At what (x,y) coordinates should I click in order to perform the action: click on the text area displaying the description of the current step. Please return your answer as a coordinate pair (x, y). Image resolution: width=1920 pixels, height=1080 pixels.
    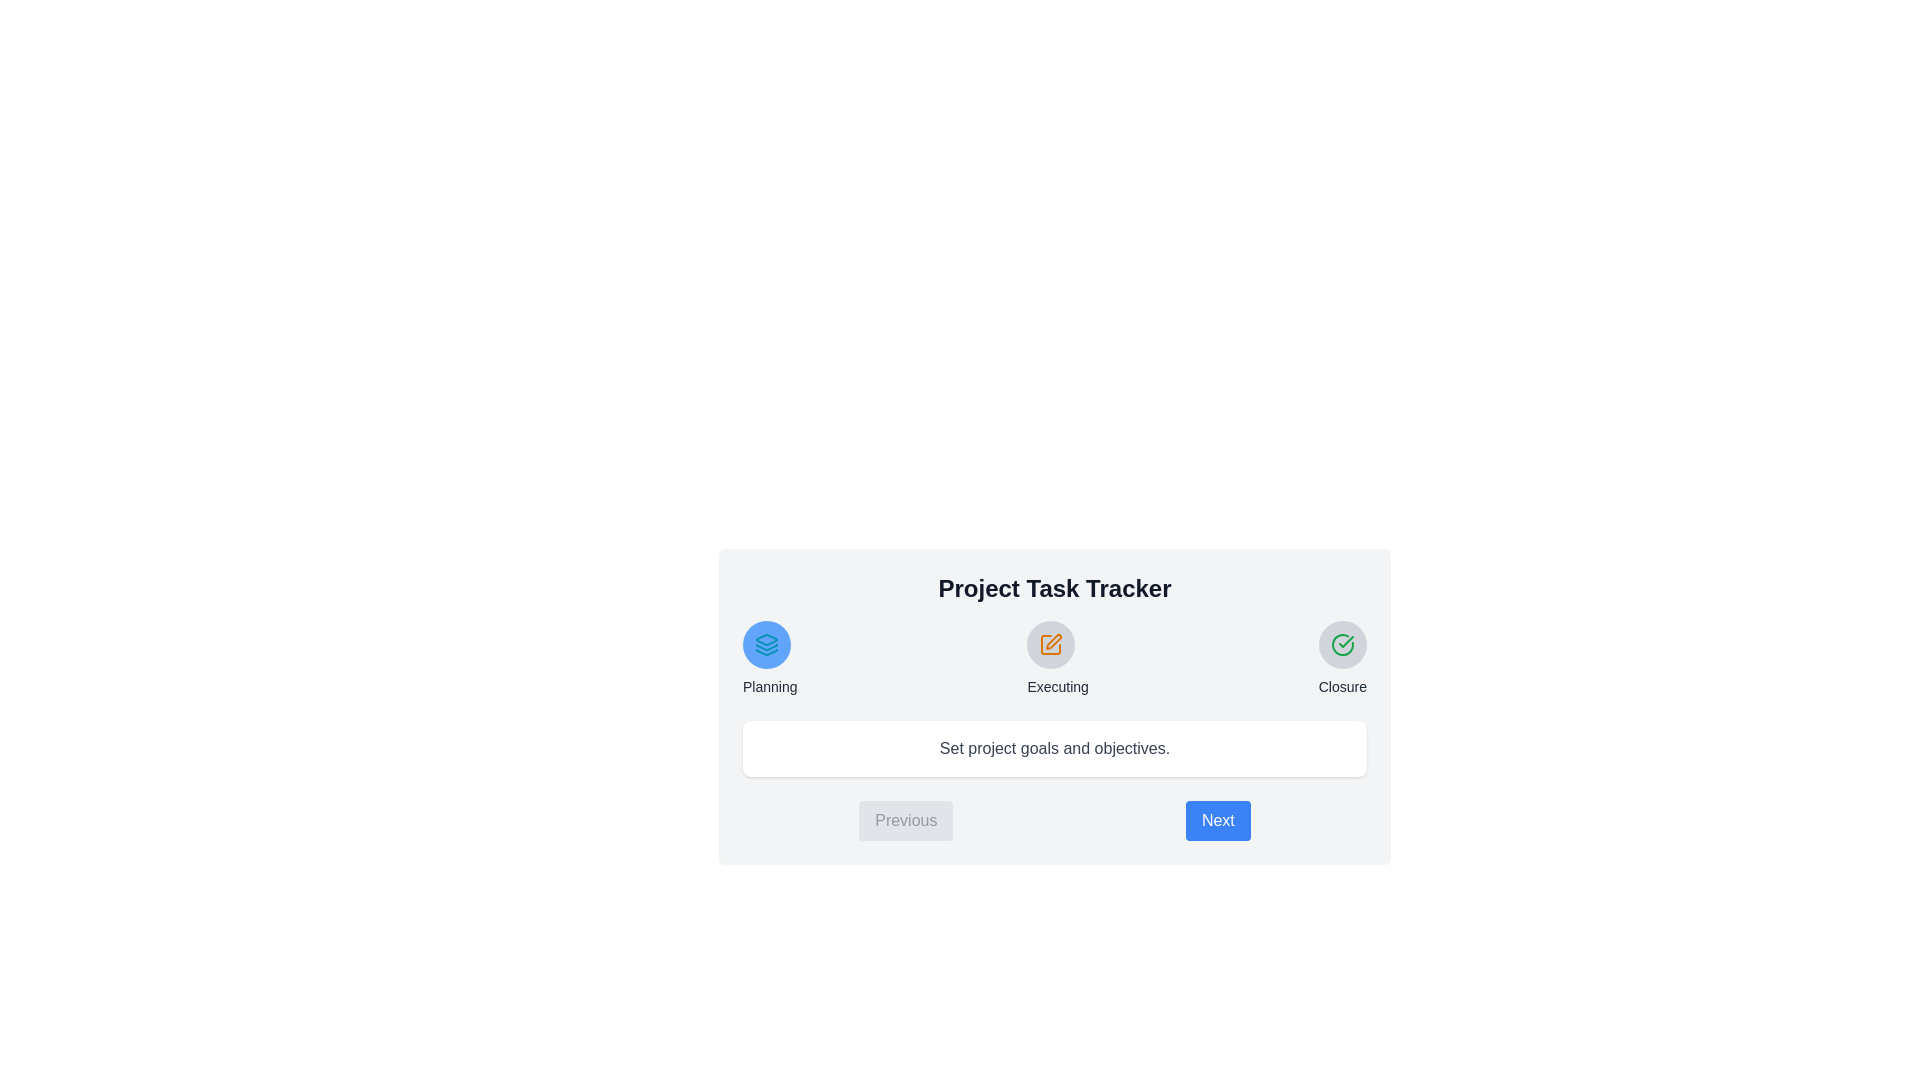
    Looking at the image, I should click on (1054, 748).